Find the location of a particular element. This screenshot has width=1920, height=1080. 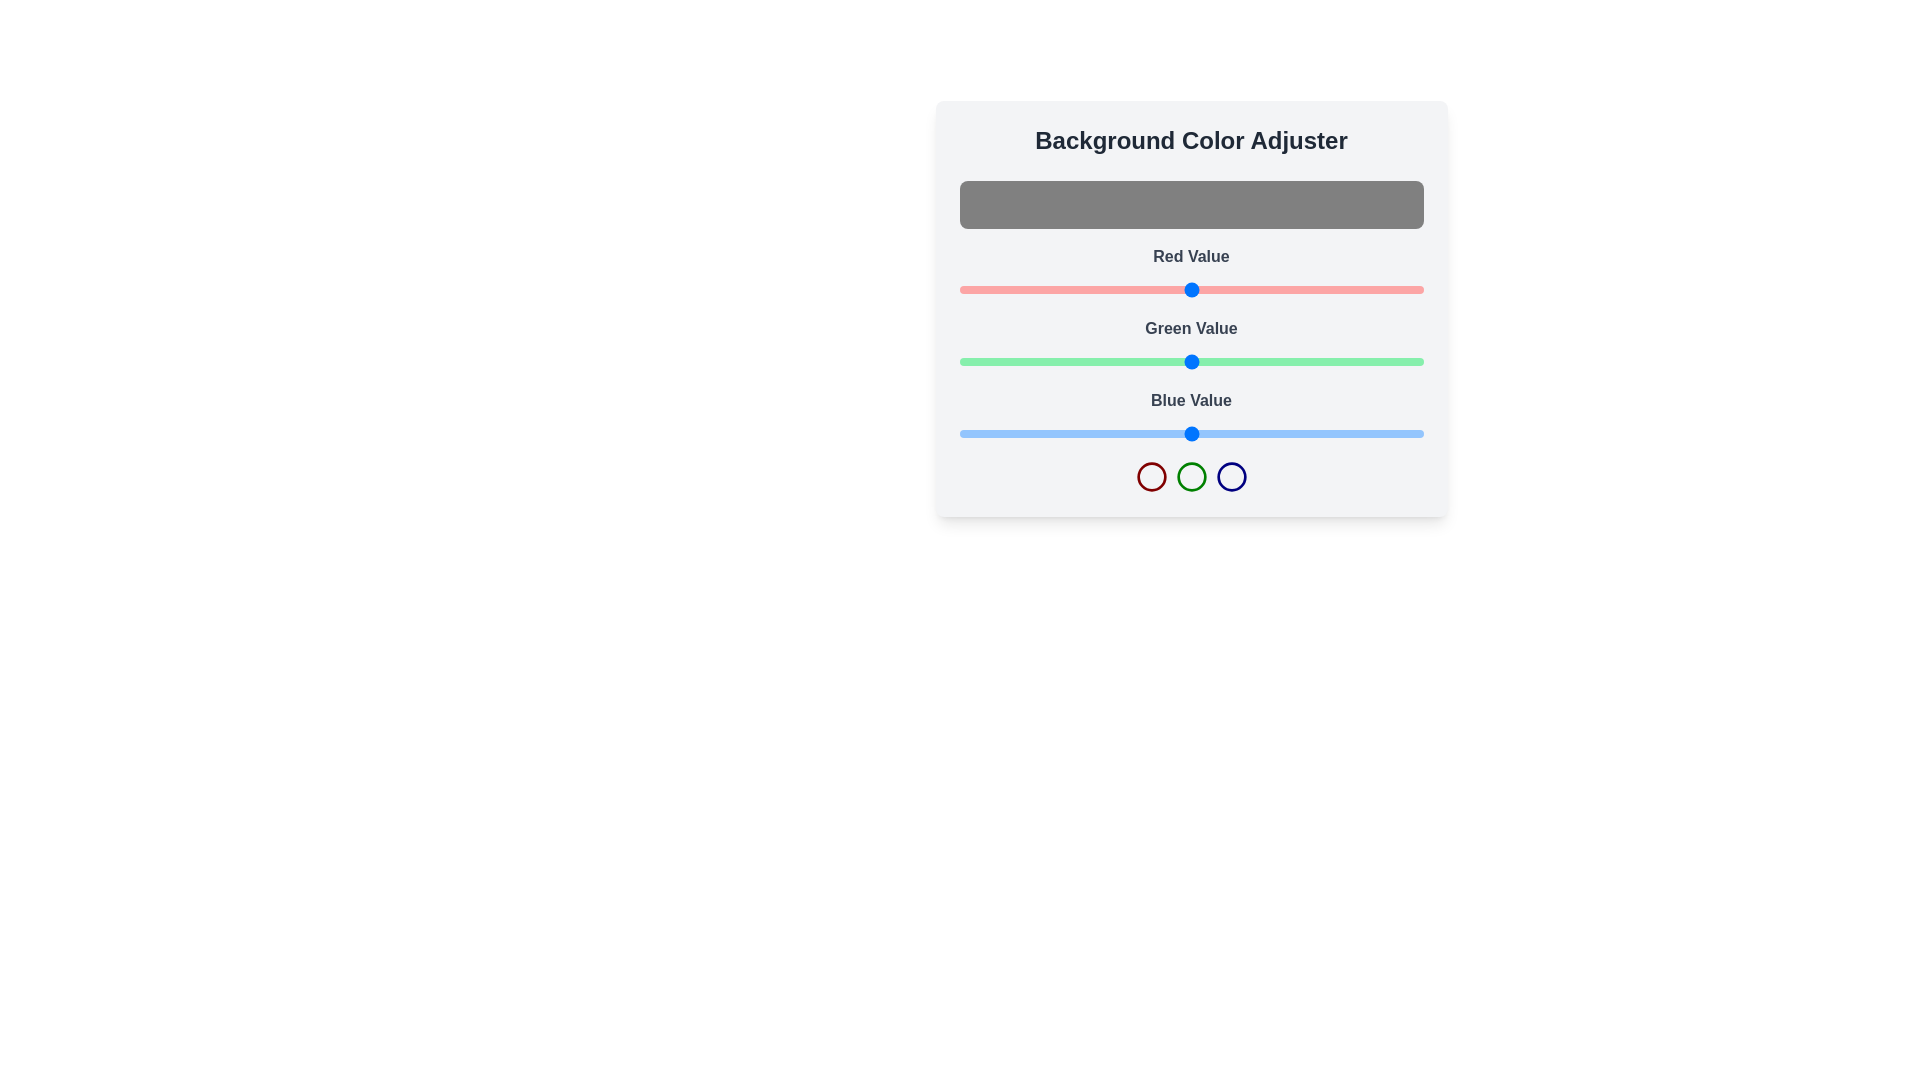

the blue slider to set the blue value to 15 is located at coordinates (986, 433).